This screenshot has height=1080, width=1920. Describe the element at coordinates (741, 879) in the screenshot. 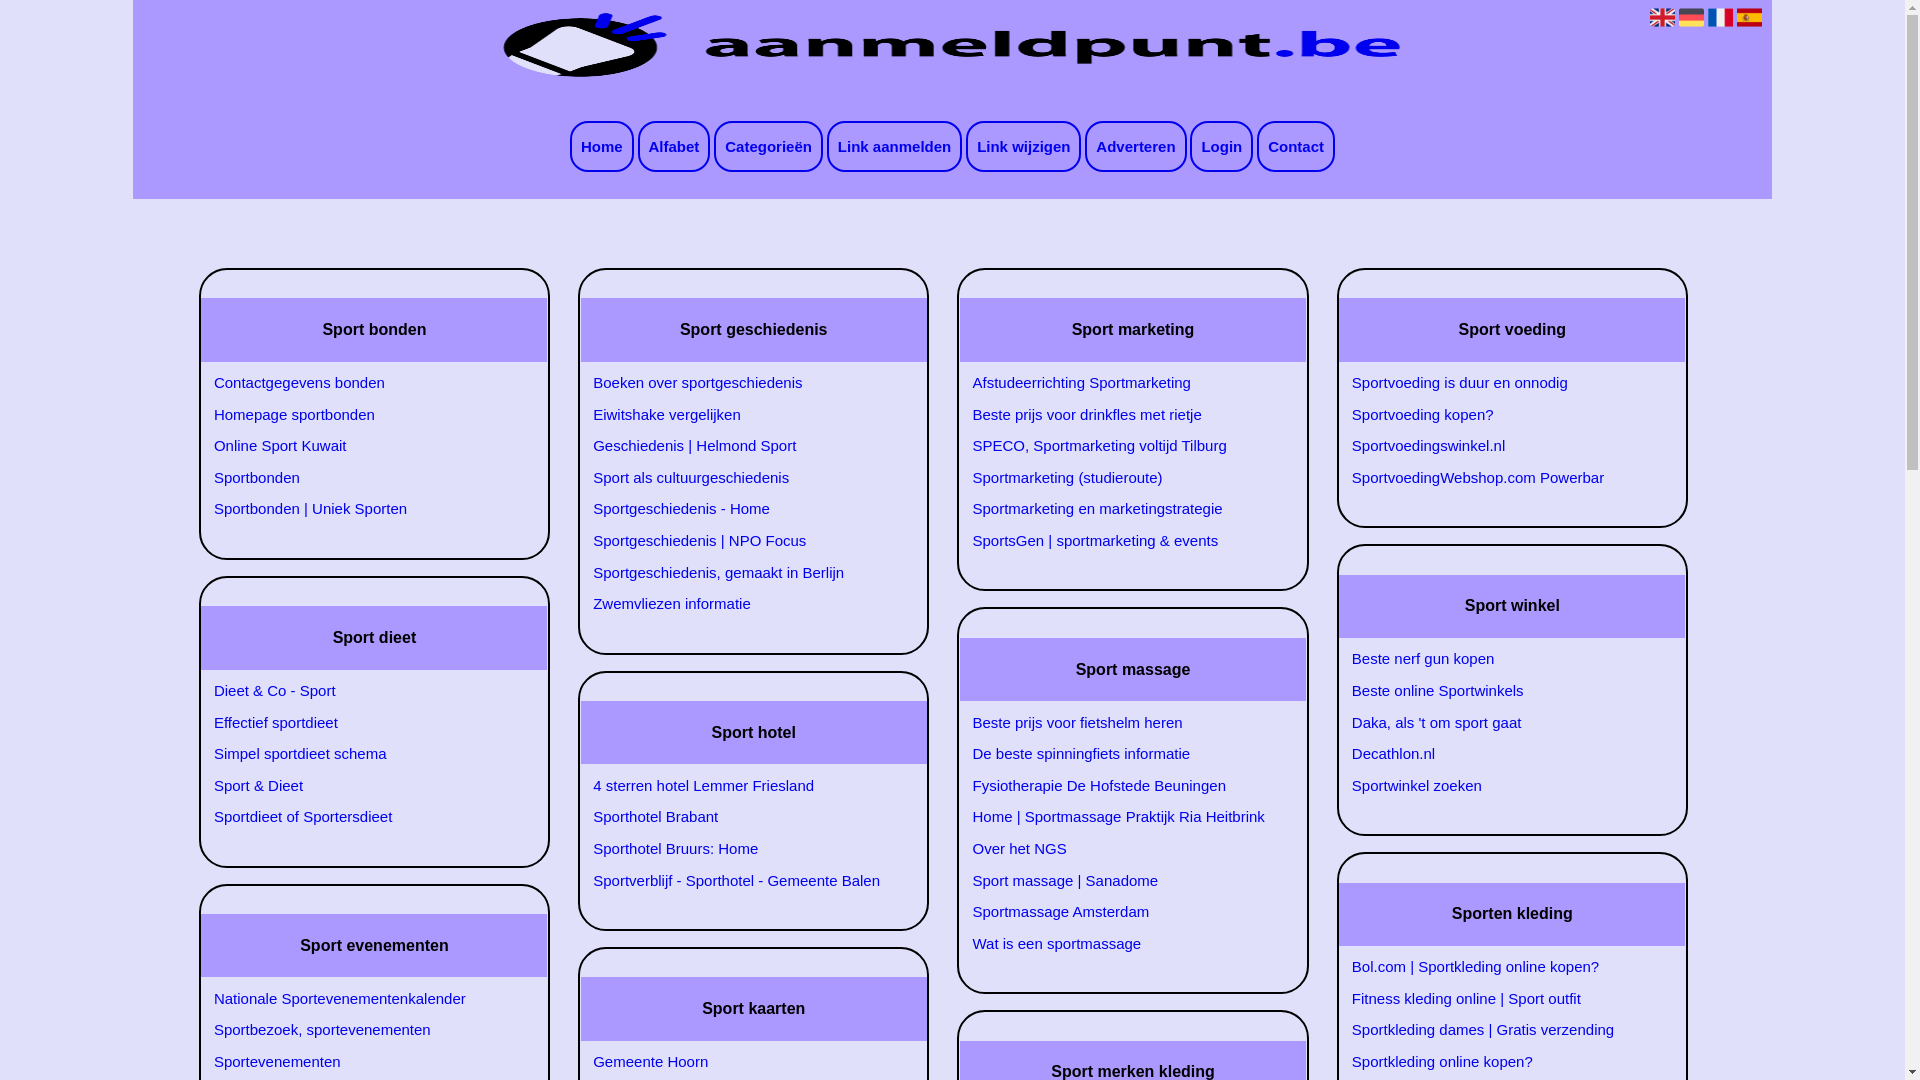

I see `'Sportverblijf - Sporthotel - Gemeente Balen'` at that location.